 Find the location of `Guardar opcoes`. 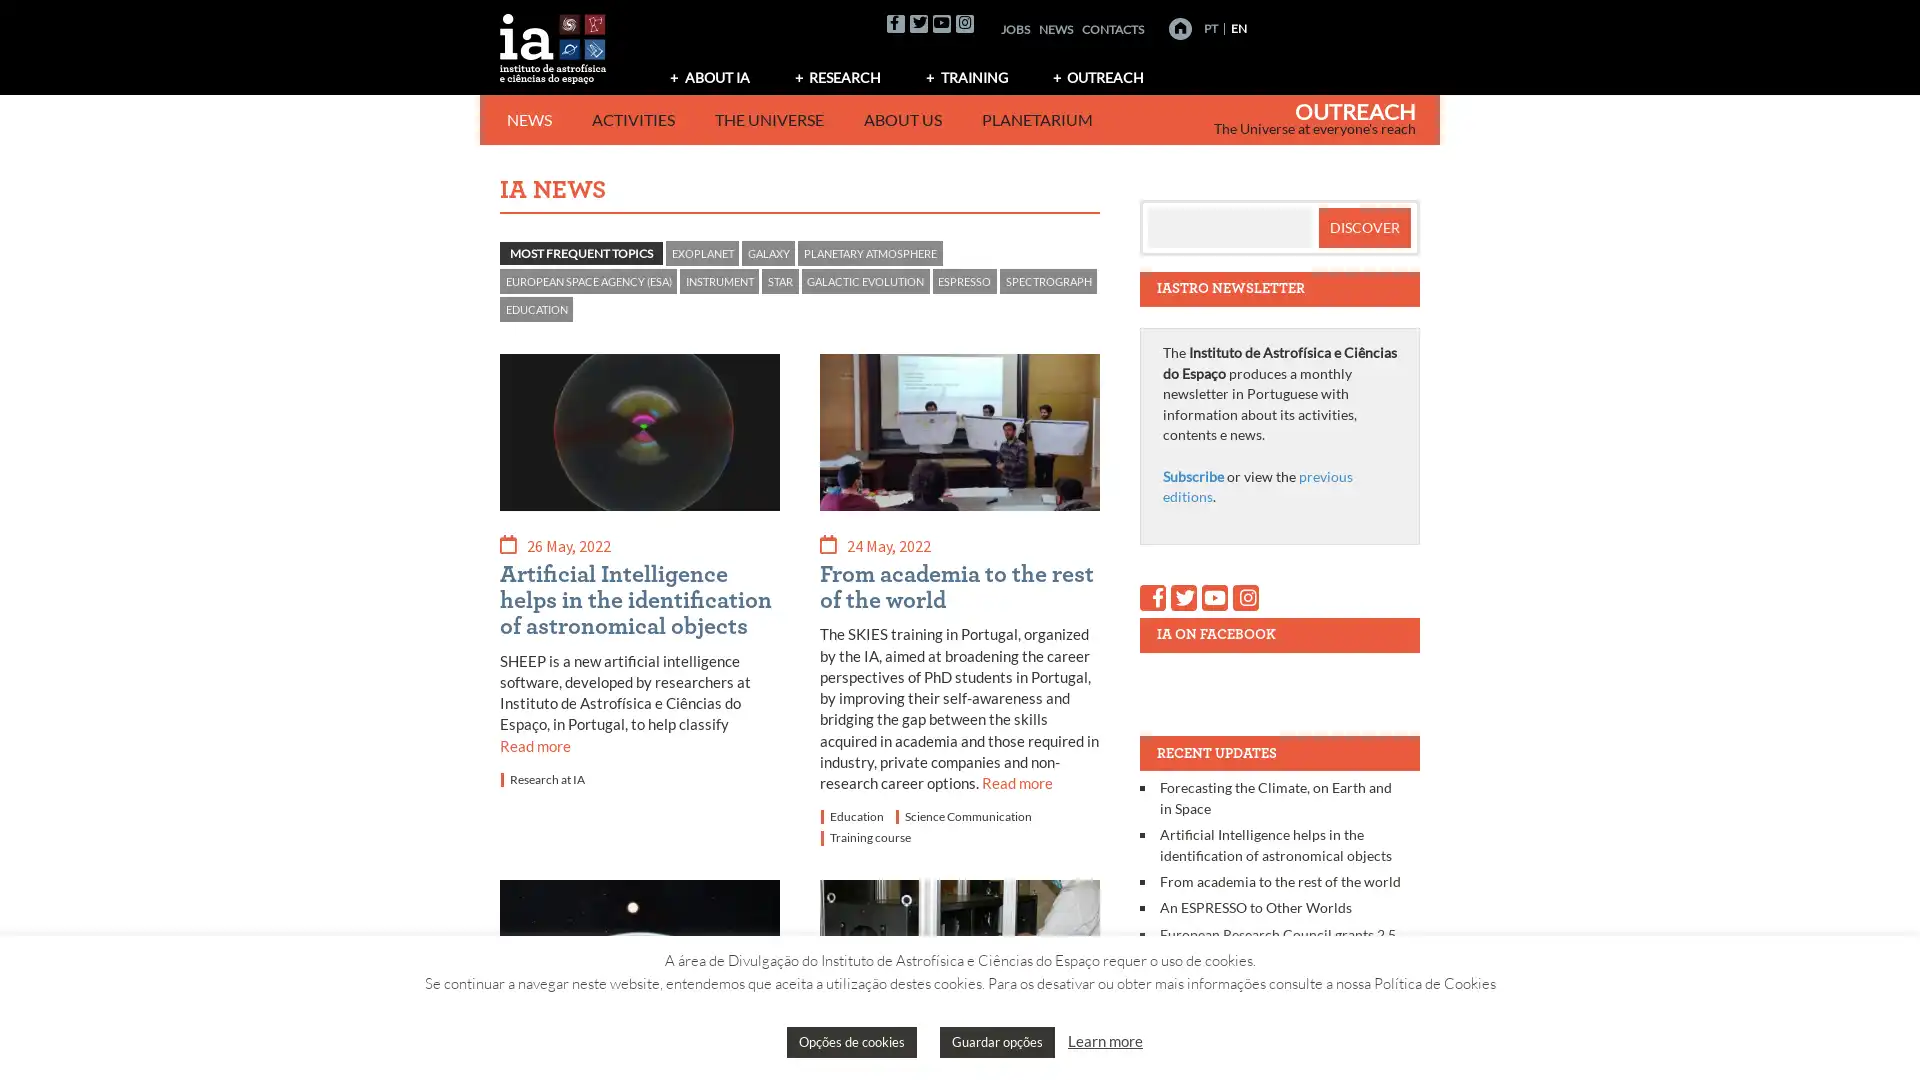

Guardar opcoes is located at coordinates (997, 1041).